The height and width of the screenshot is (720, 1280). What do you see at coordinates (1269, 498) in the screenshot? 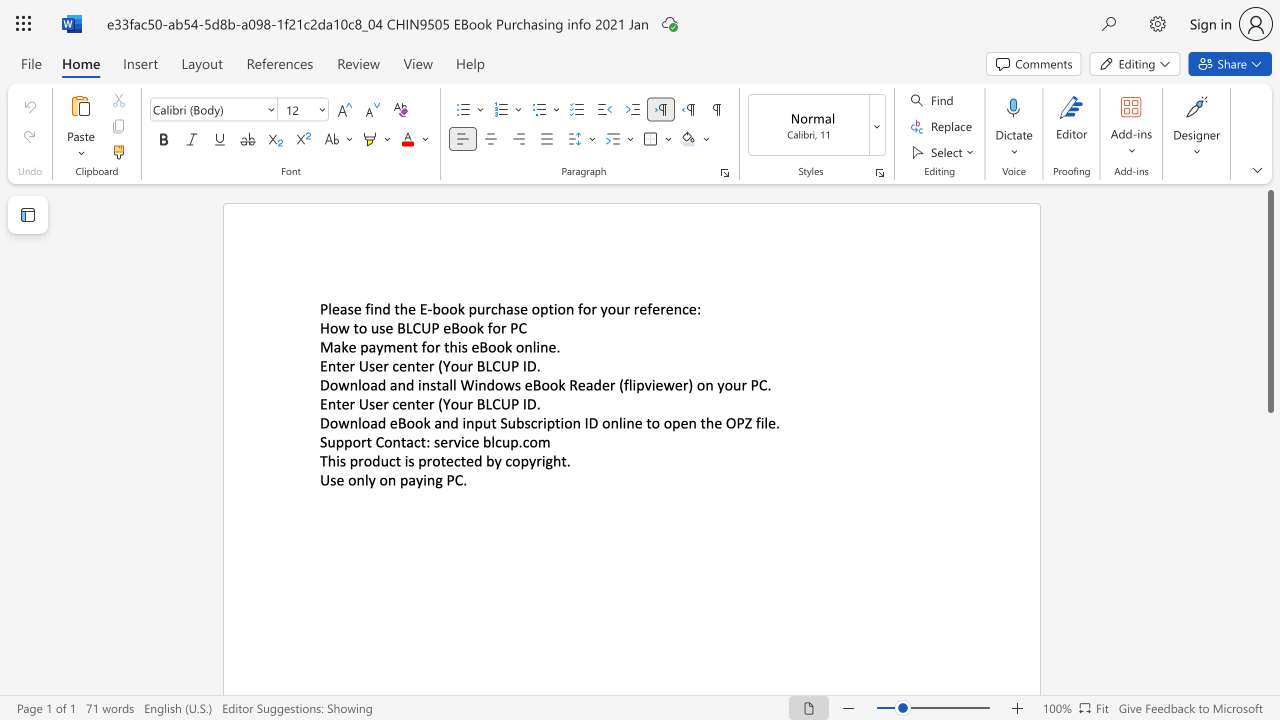
I see `the scrollbar to adjust the page downward` at bounding box center [1269, 498].